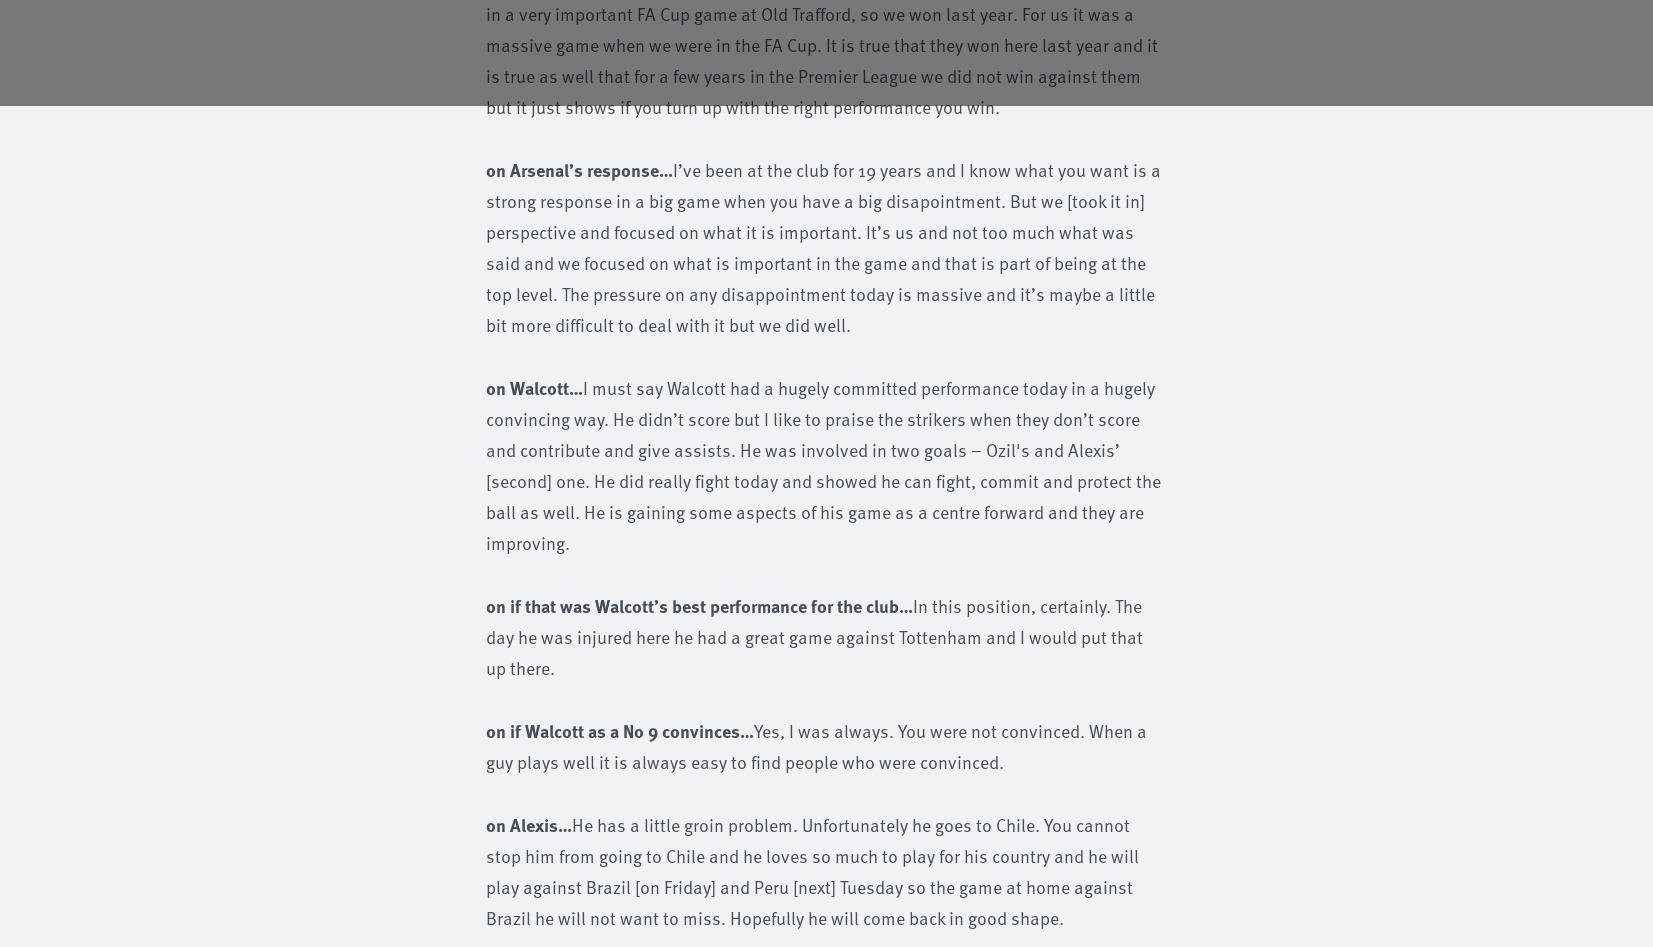  I want to click on 'He has a little groin problem. Unfortunately he goes to Chile. You cannot stop him from going to Chile and he loves so much to play for his country and he will play against Brazil [on Friday] and Peru [next] Tuesday so the game at home against Brazil he will not want to miss. Hopefully he will come back in good shape.', so click(811, 869).